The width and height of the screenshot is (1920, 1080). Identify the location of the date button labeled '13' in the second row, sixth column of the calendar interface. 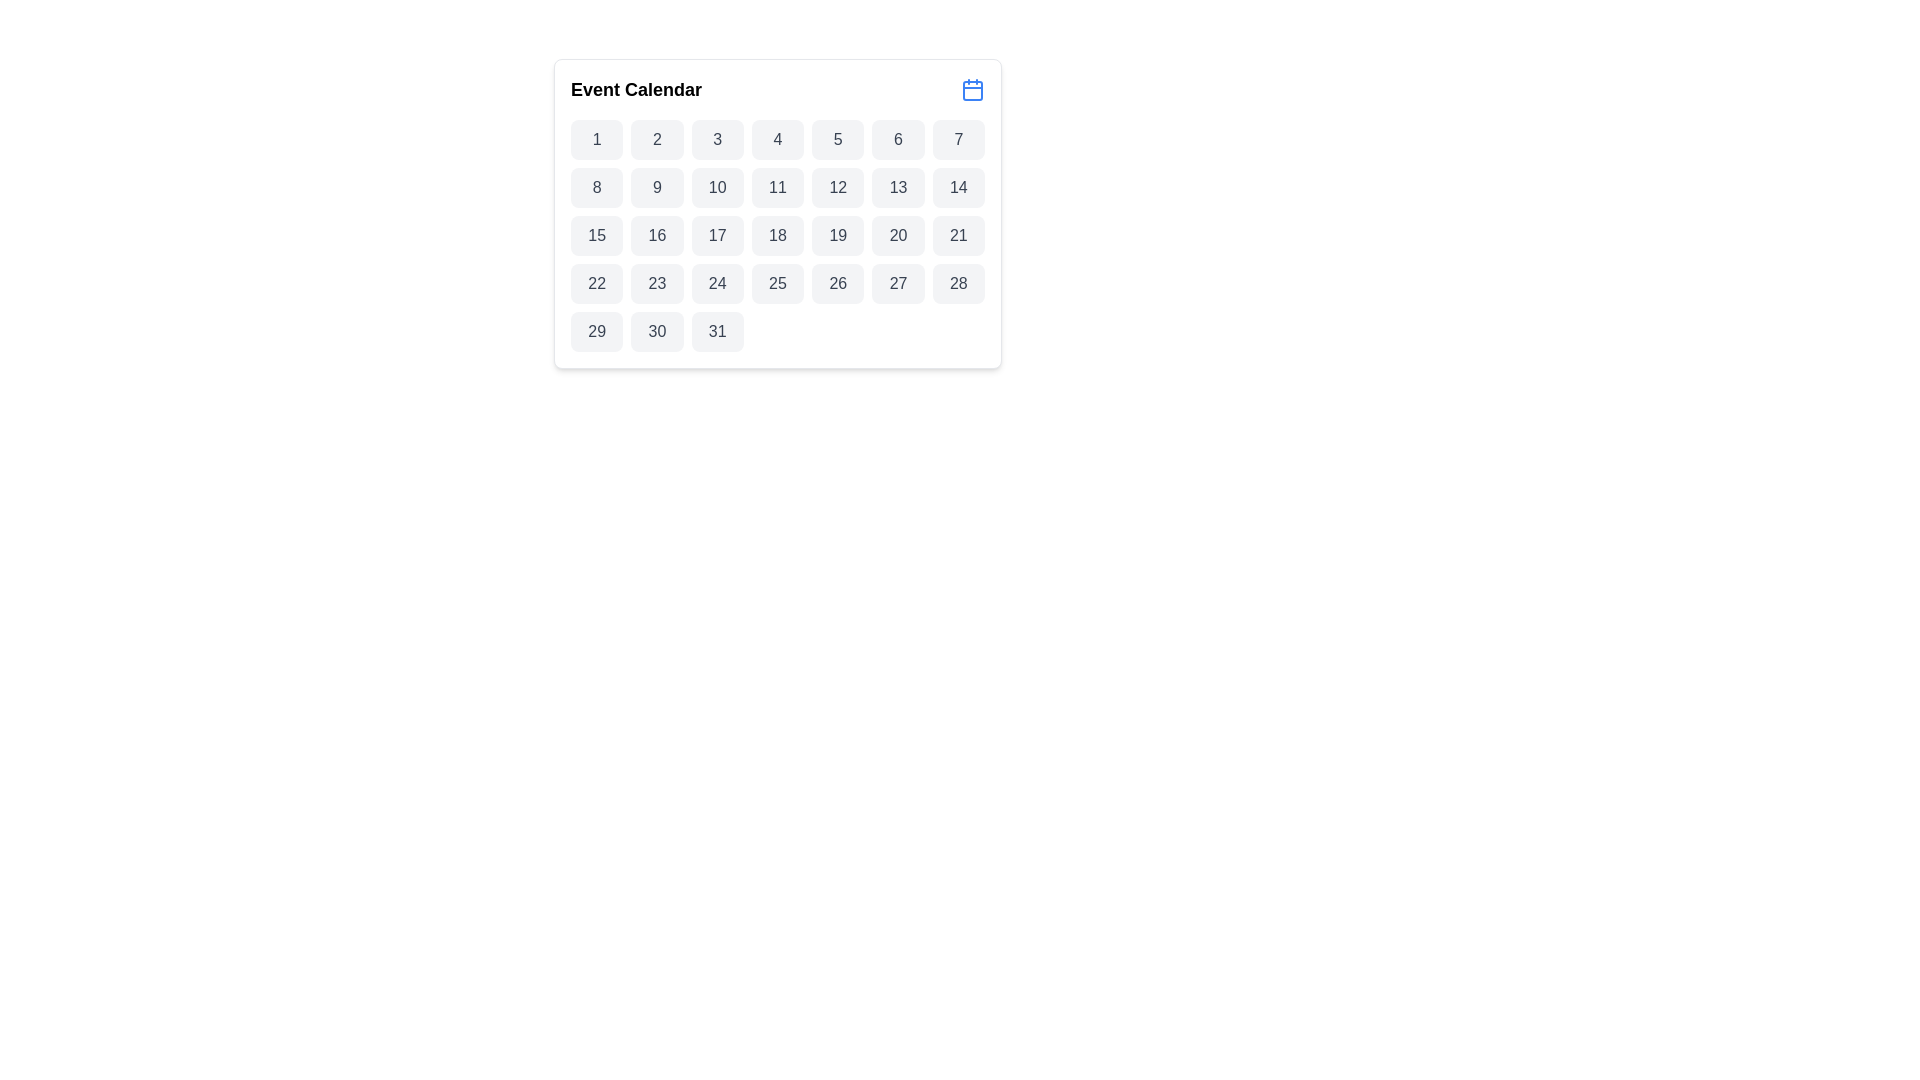
(897, 188).